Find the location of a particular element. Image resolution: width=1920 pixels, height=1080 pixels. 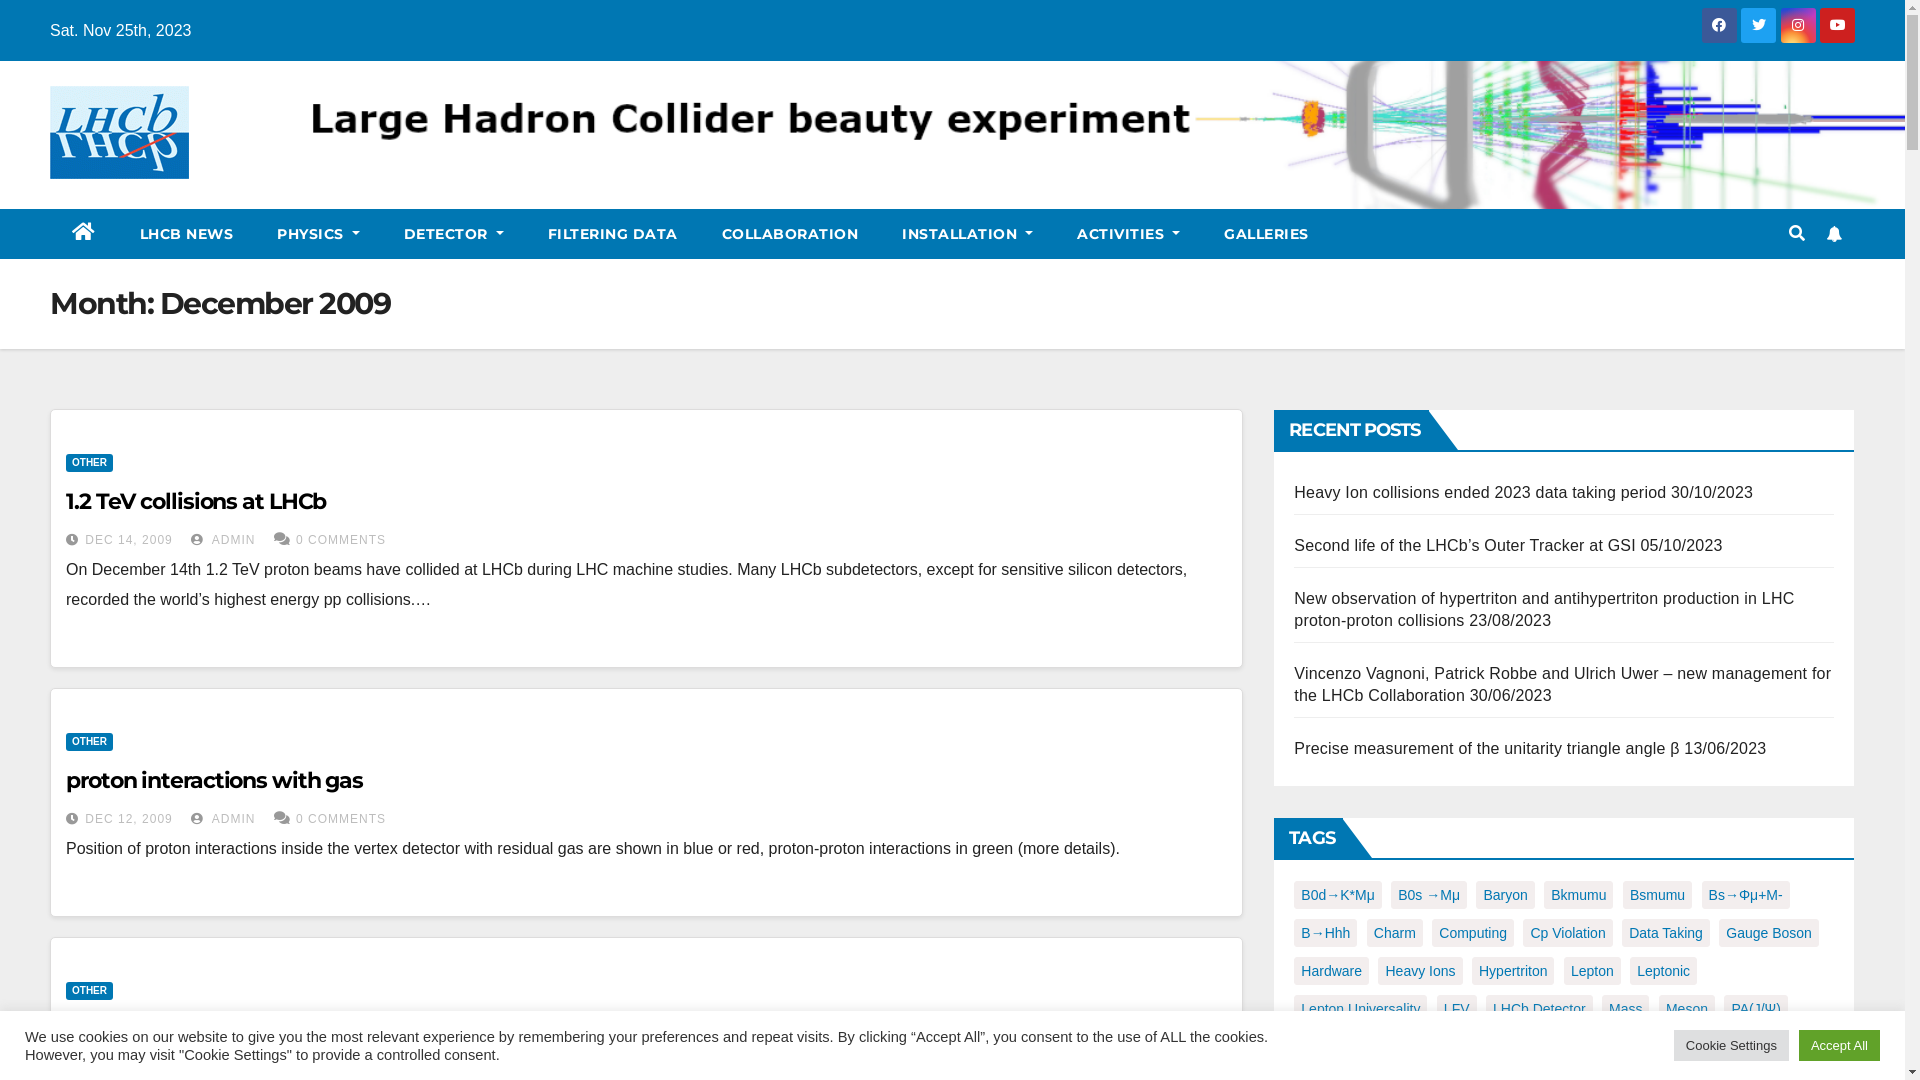

'FILTERING DATA' is located at coordinates (526, 233).